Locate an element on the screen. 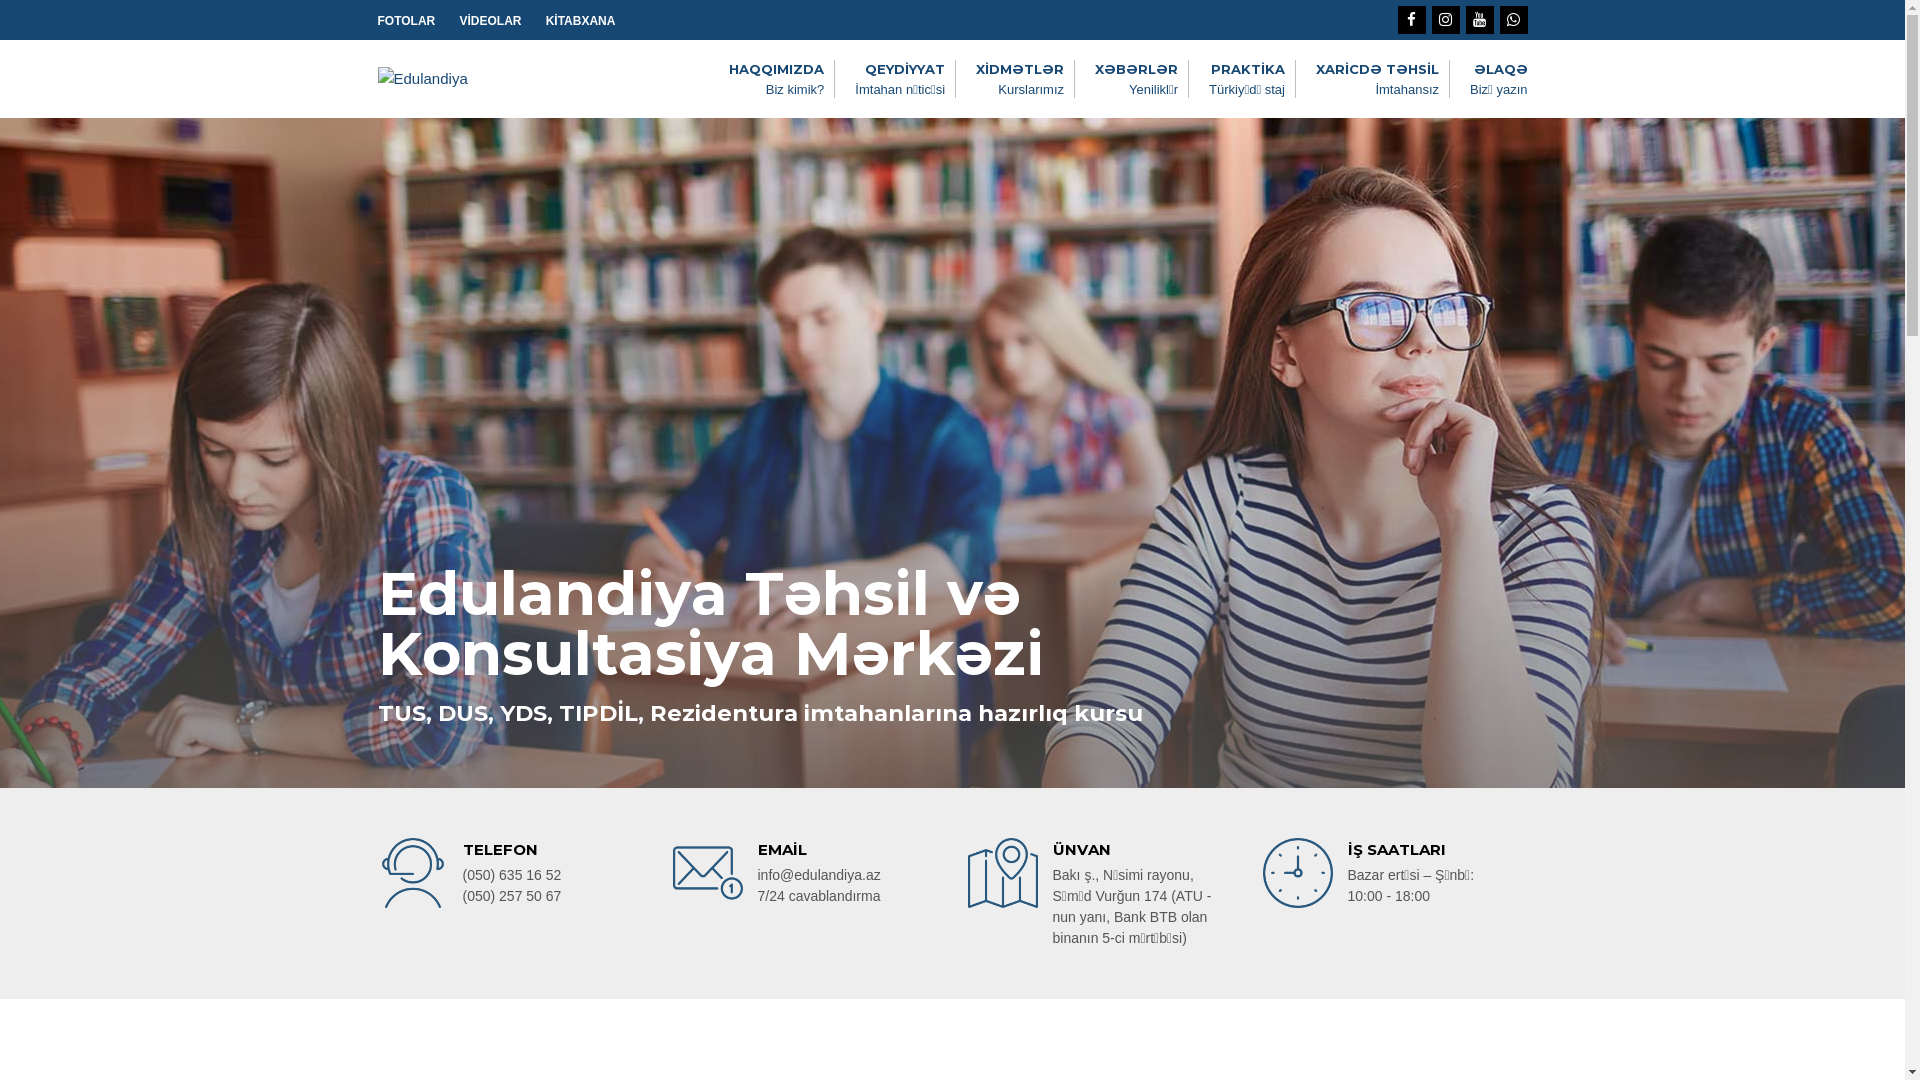  'VIDEOLAR' is located at coordinates (489, 21).